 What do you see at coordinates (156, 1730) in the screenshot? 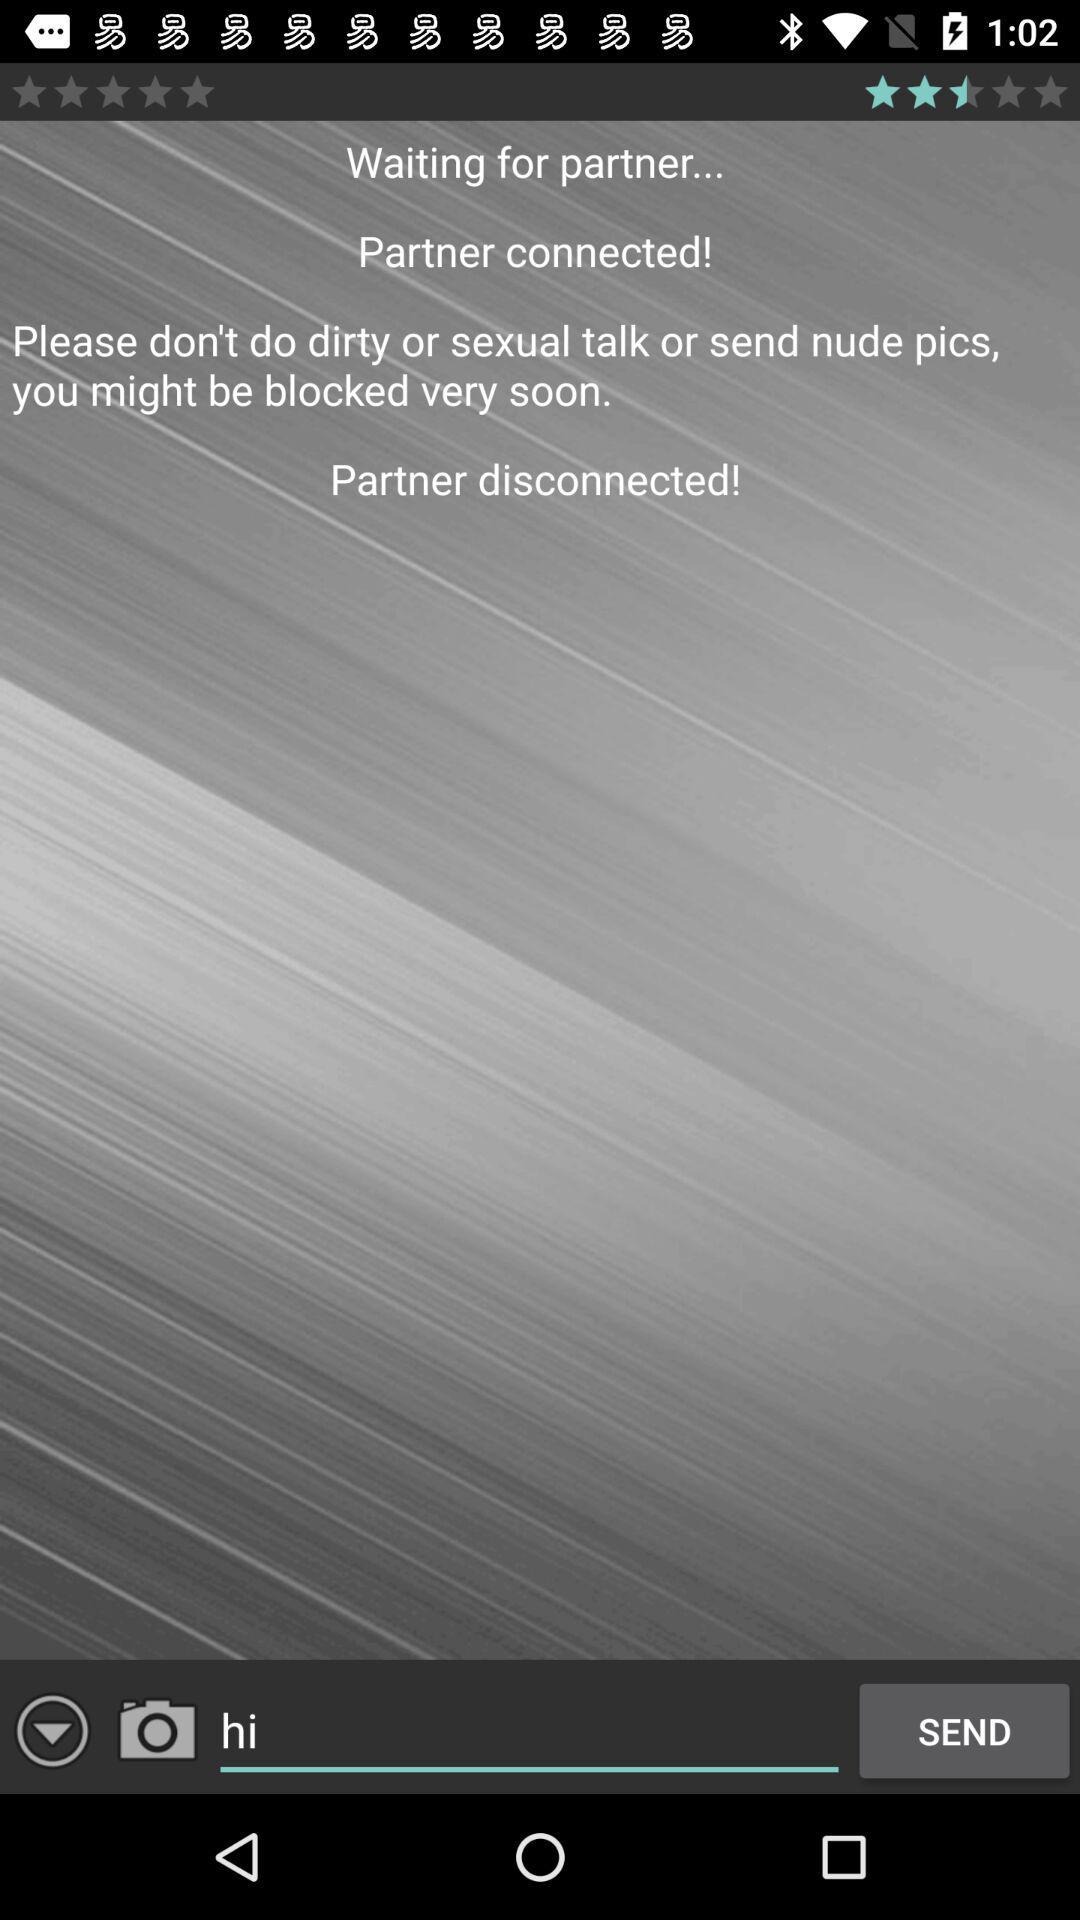
I see `camera` at bounding box center [156, 1730].